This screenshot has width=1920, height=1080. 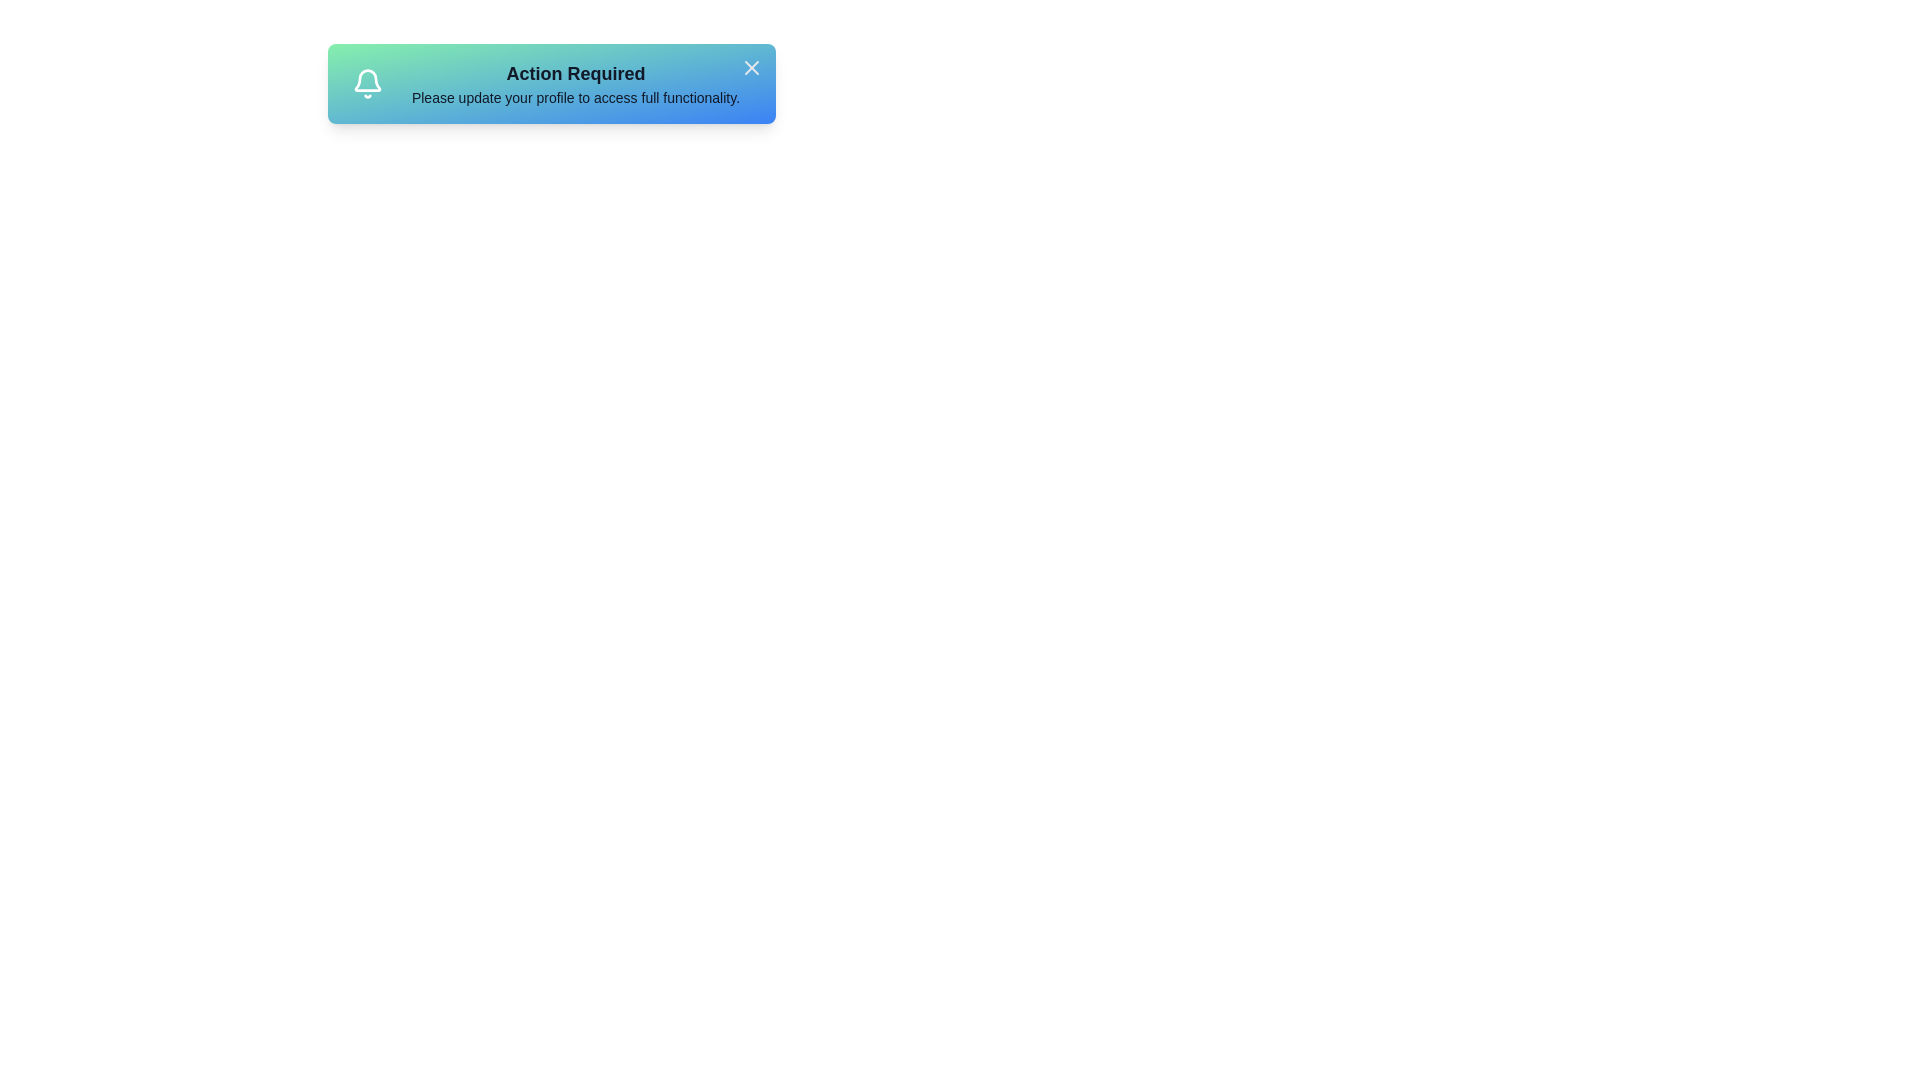 I want to click on the bell icon to trigger its functionality, so click(x=368, y=83).